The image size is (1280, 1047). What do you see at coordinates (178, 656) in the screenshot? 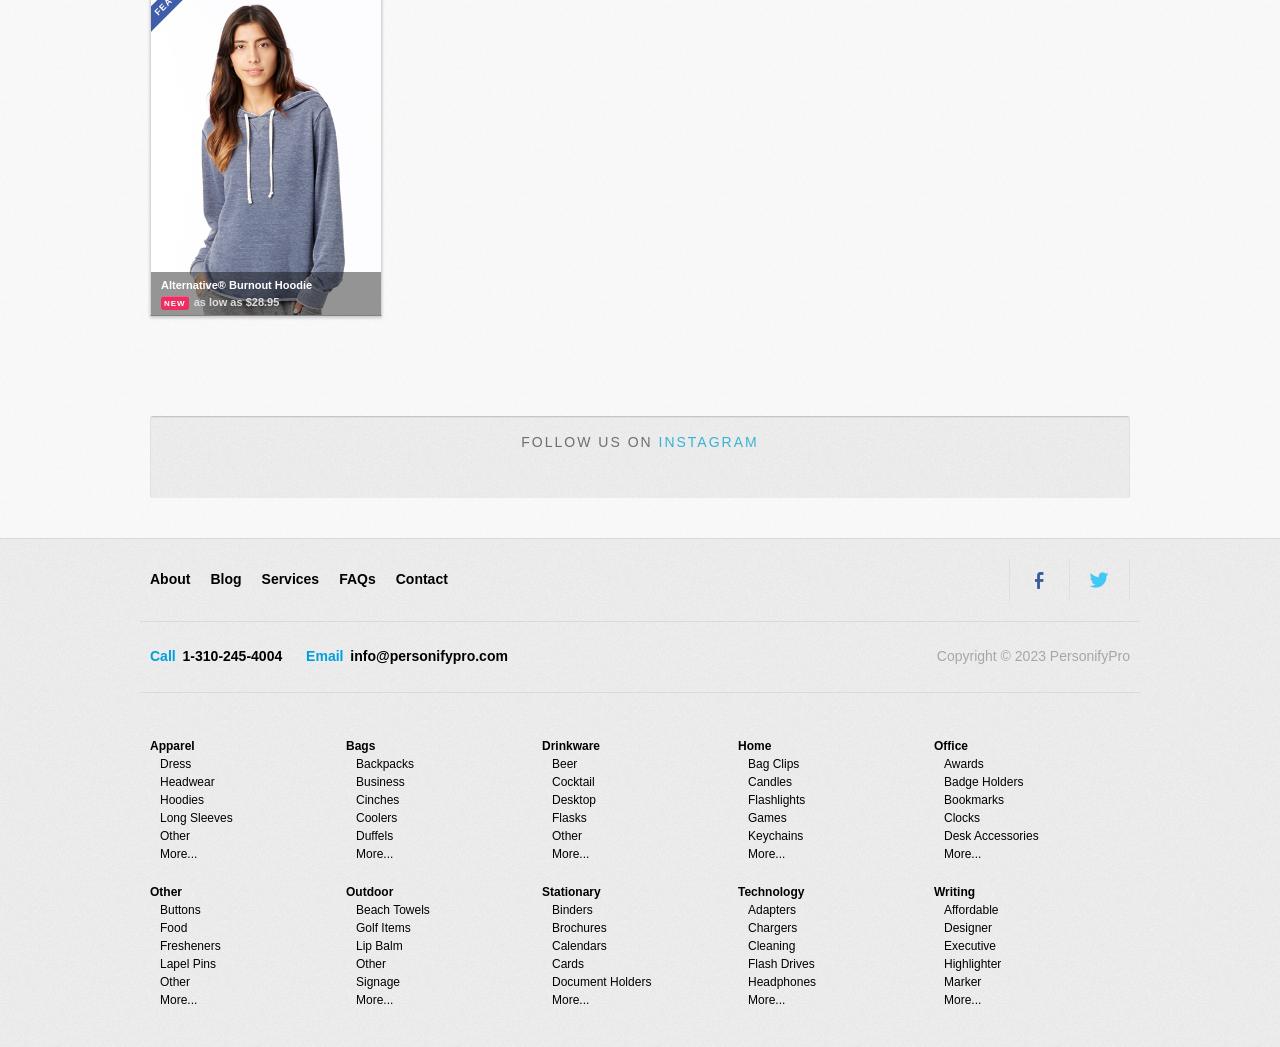
I see `'1-310-245-4004'` at bounding box center [178, 656].